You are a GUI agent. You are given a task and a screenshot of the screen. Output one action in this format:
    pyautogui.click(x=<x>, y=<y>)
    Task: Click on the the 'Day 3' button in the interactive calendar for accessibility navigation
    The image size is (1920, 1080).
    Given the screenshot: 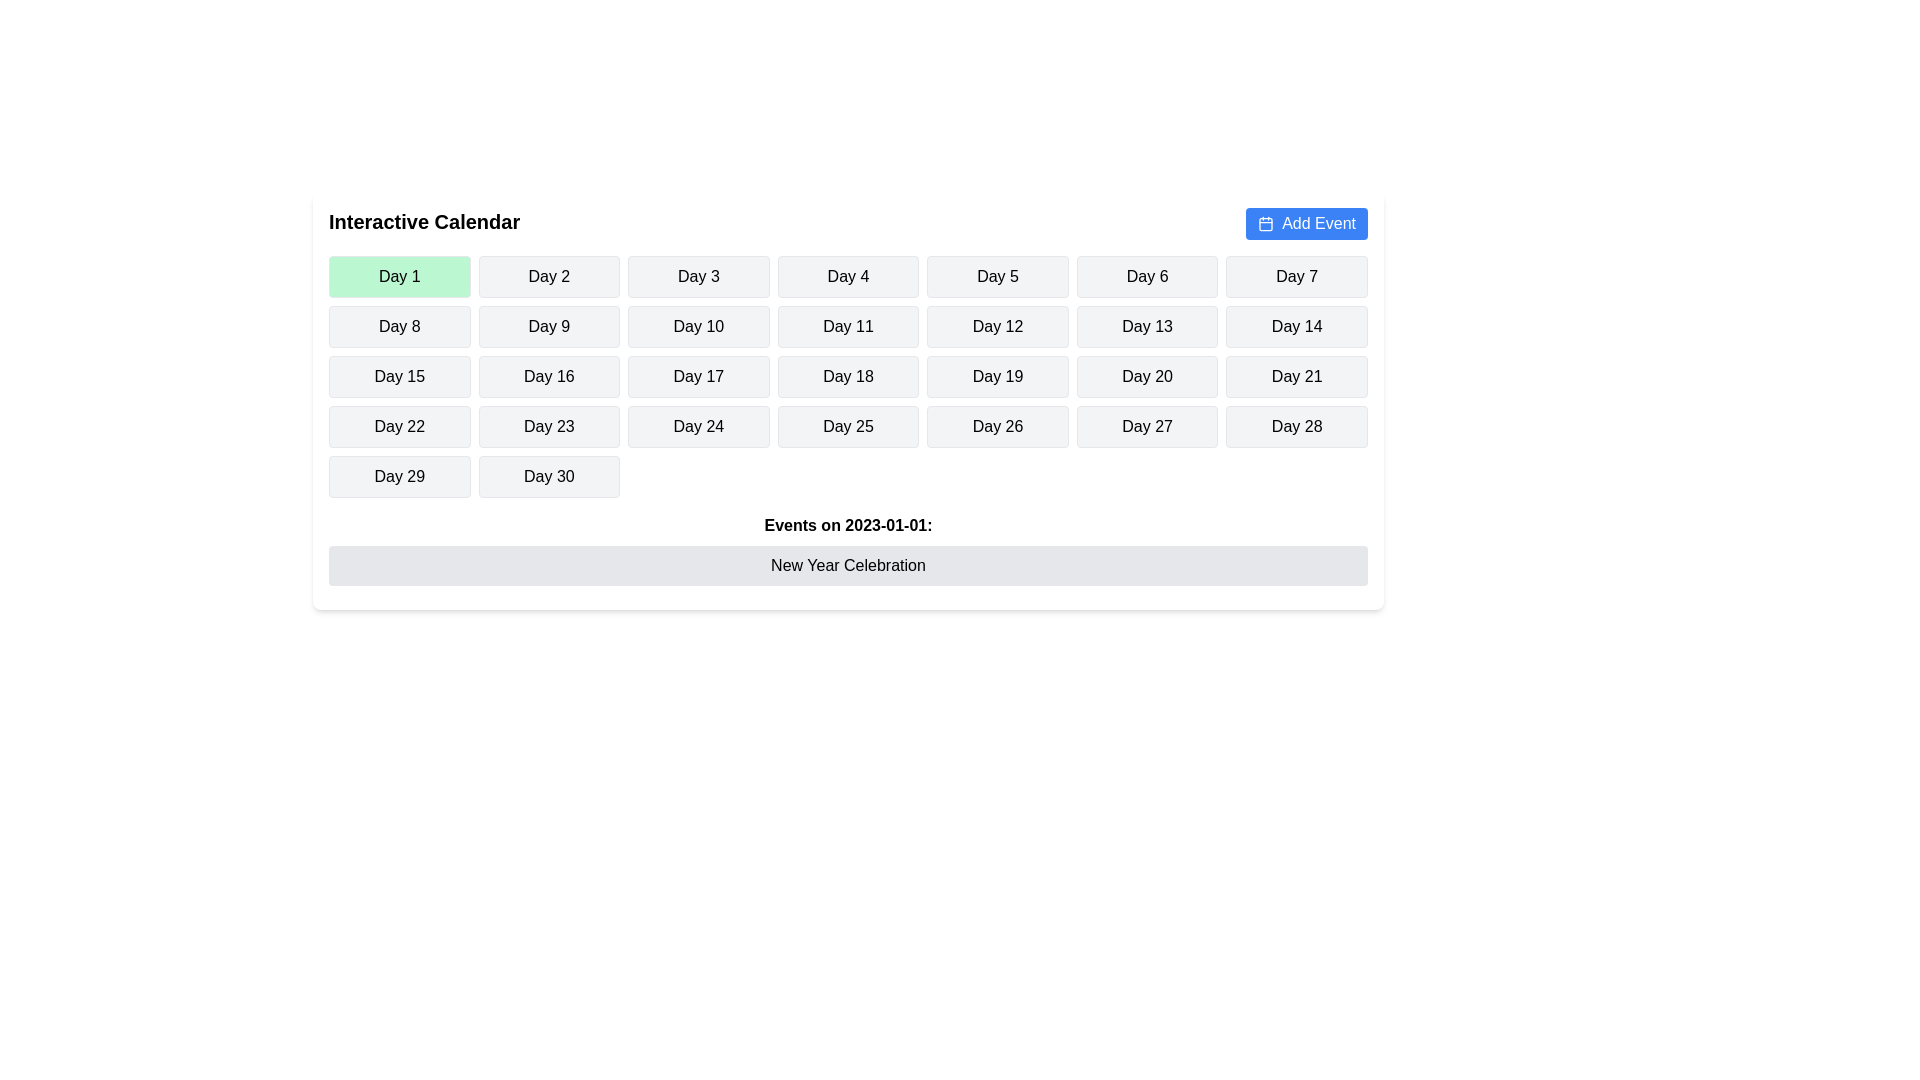 What is the action you would take?
    pyautogui.click(x=698, y=277)
    